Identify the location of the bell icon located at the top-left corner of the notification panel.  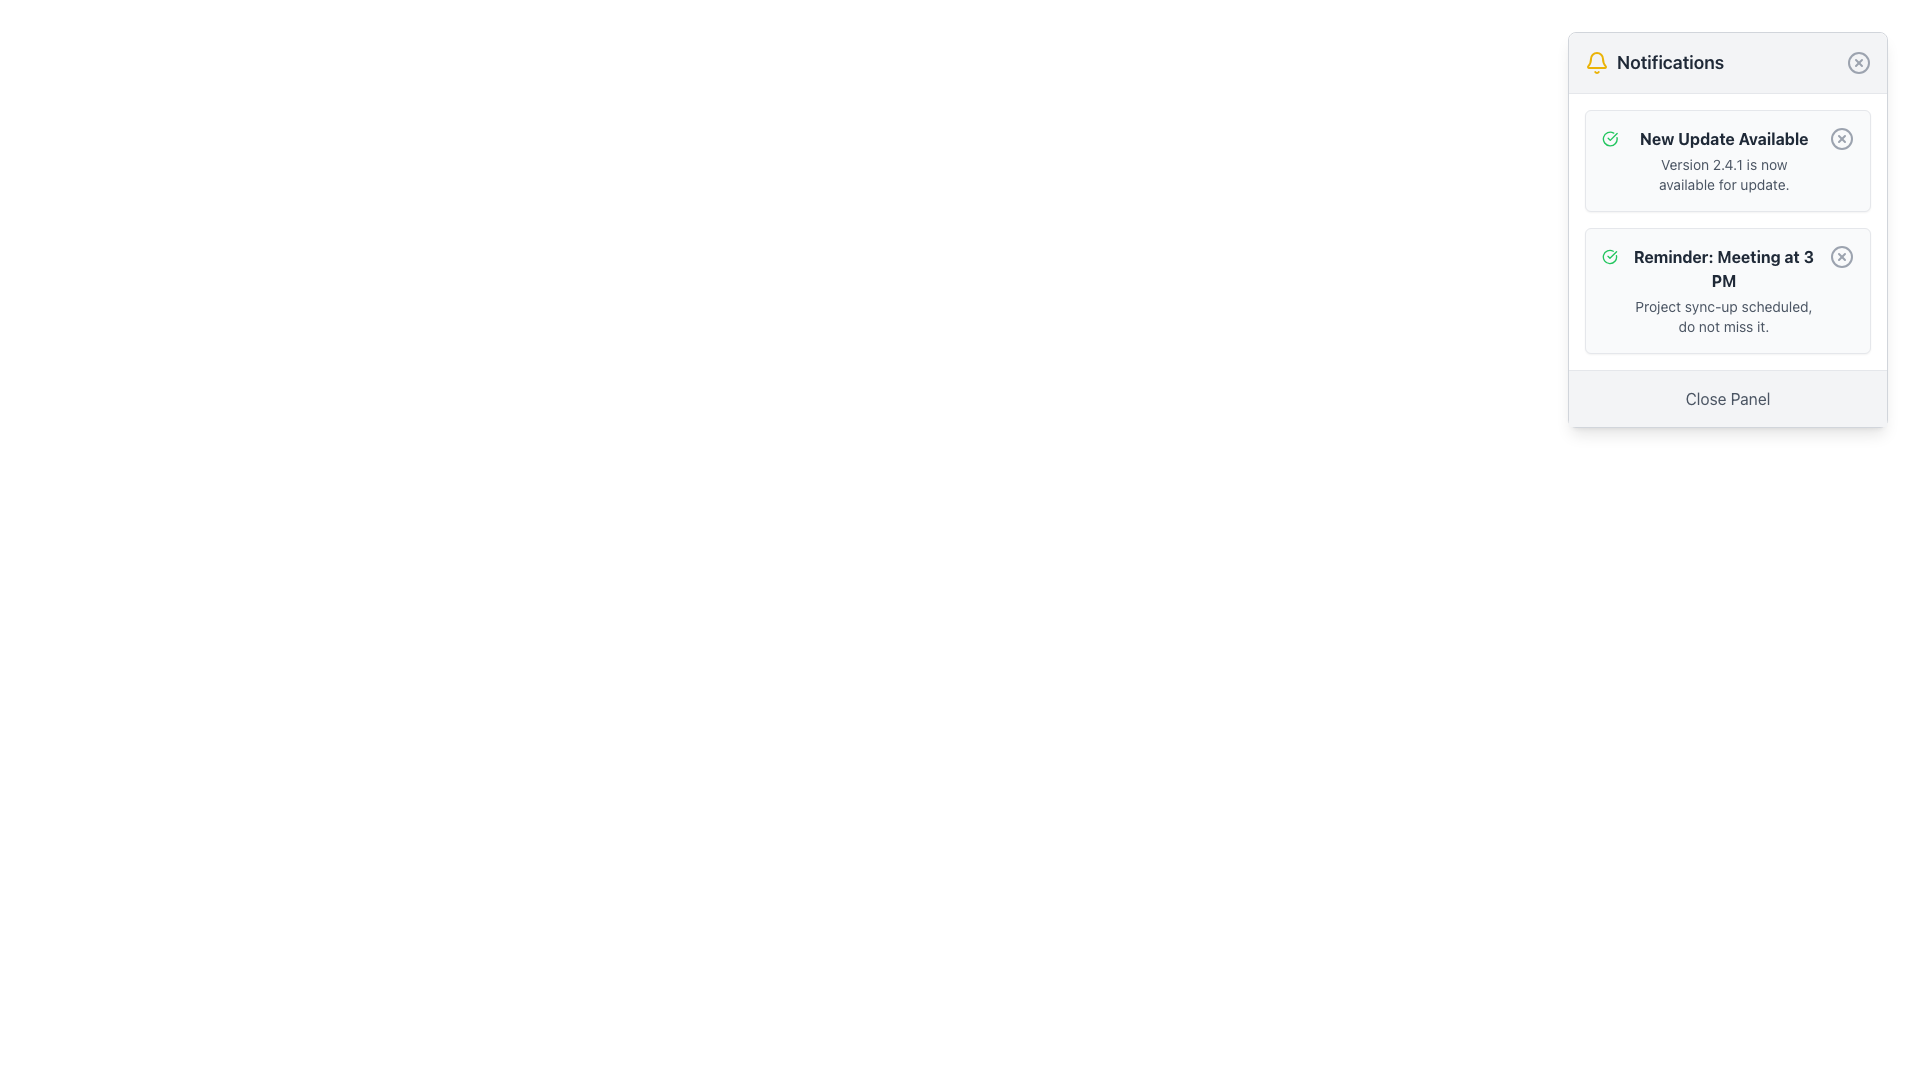
(1596, 61).